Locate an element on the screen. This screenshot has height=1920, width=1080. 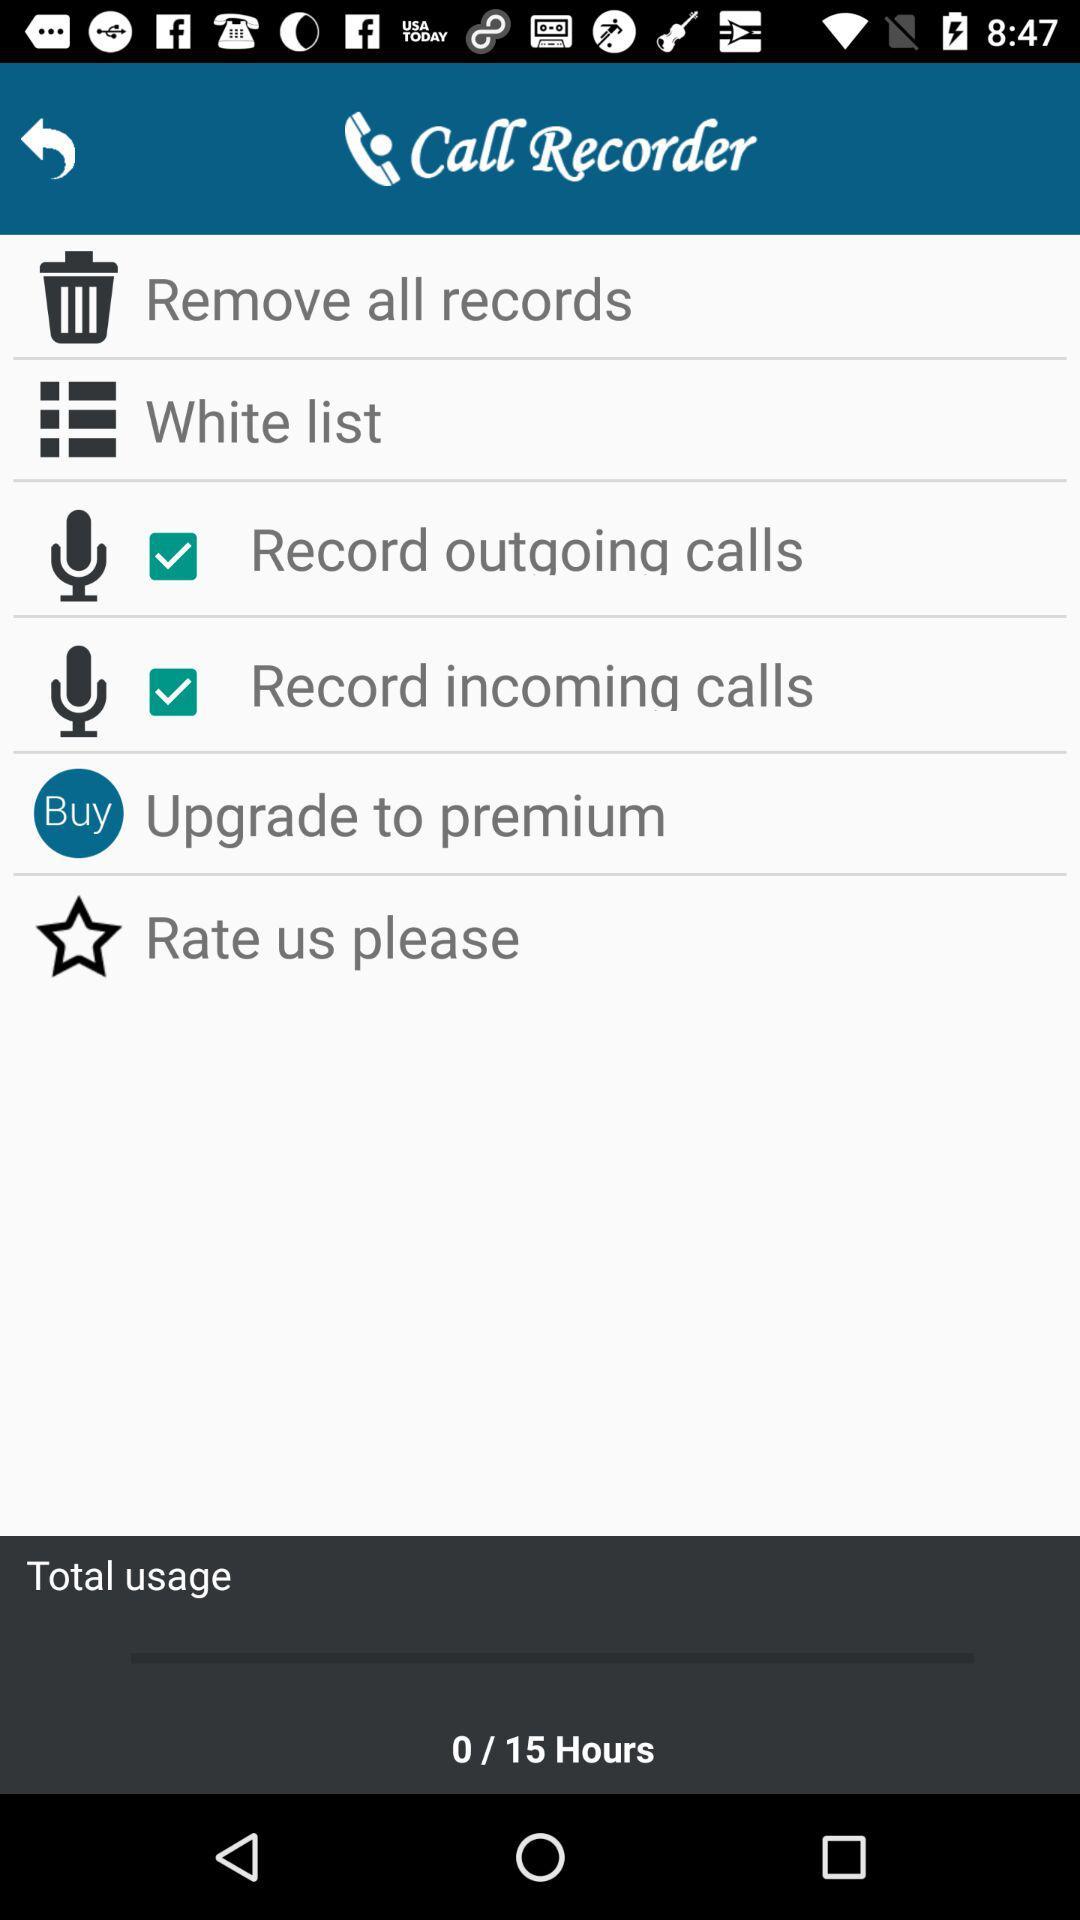
remove all records app is located at coordinates (604, 296).